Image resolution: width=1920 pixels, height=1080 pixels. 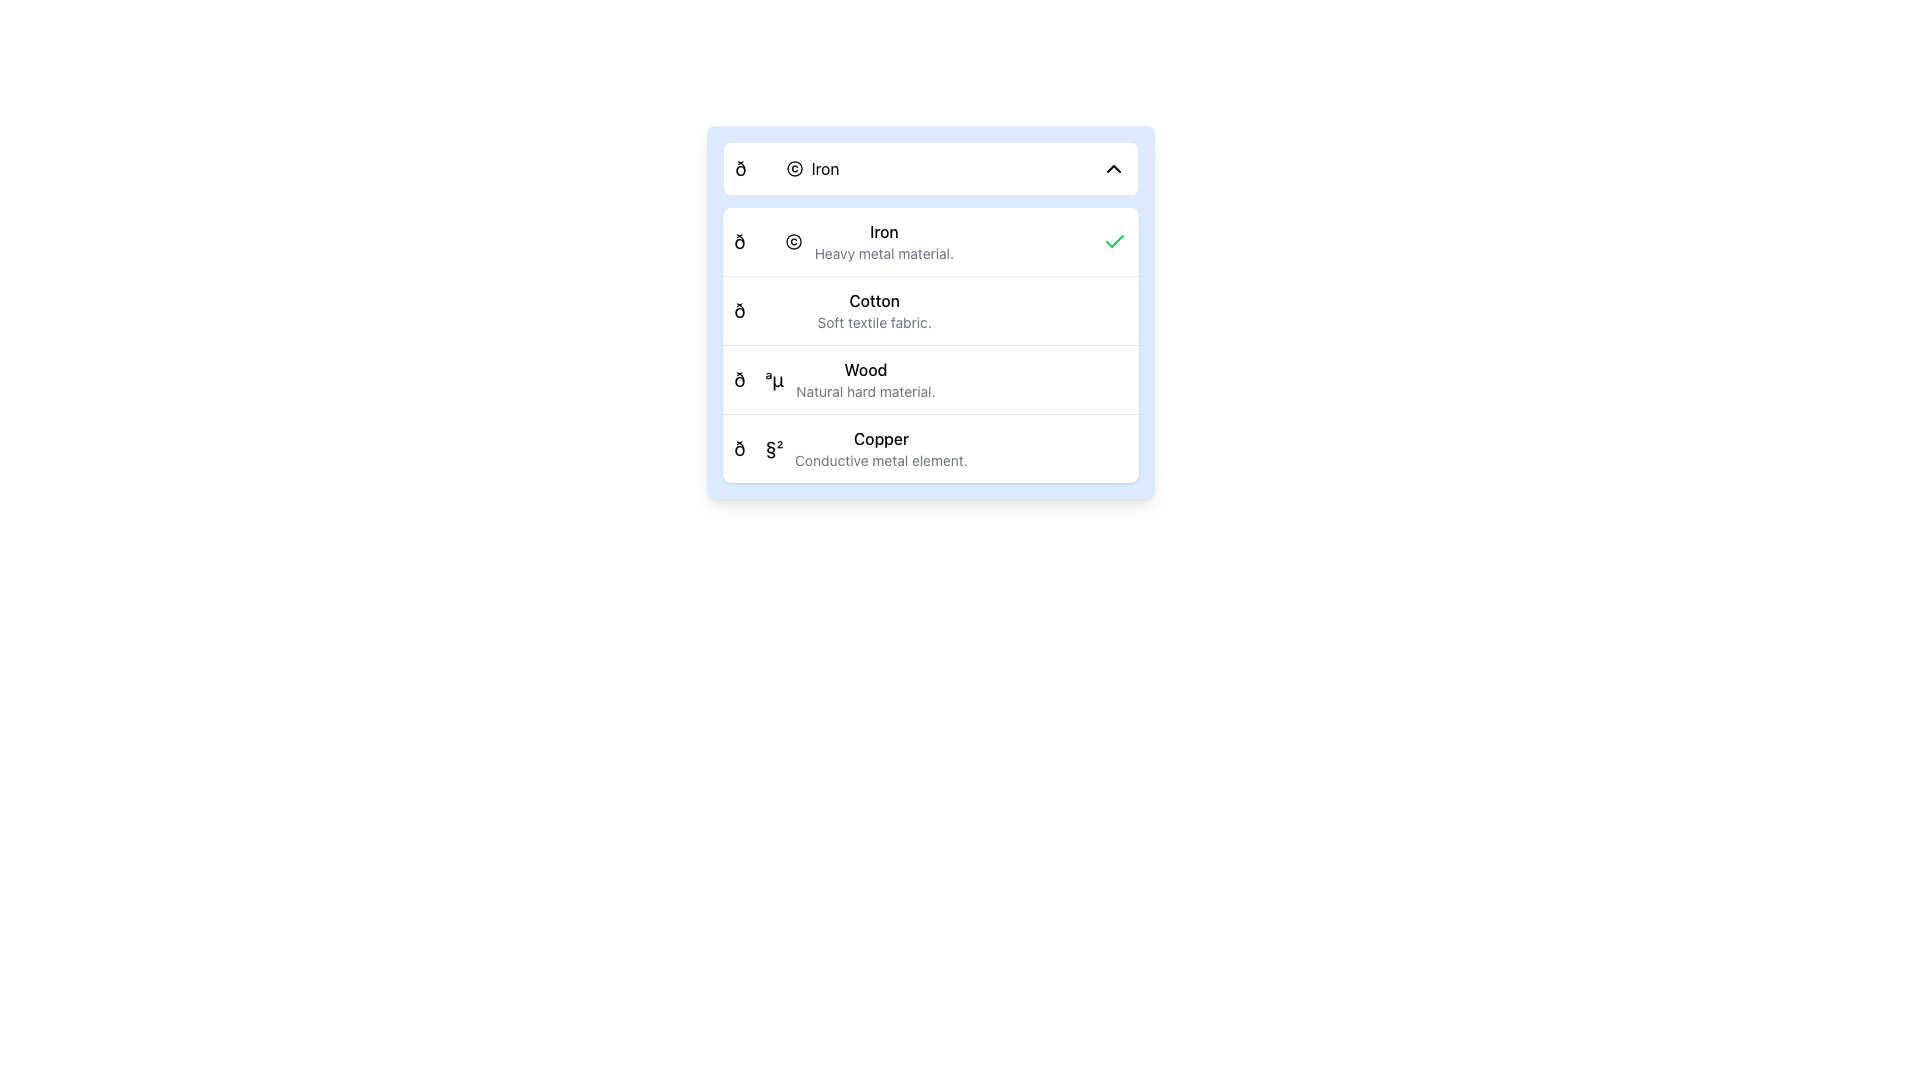 What do you see at coordinates (880, 461) in the screenshot?
I see `the text label that describes 'Conductive metal element.' which is styled in gray and positioned below the title 'Copper.'` at bounding box center [880, 461].